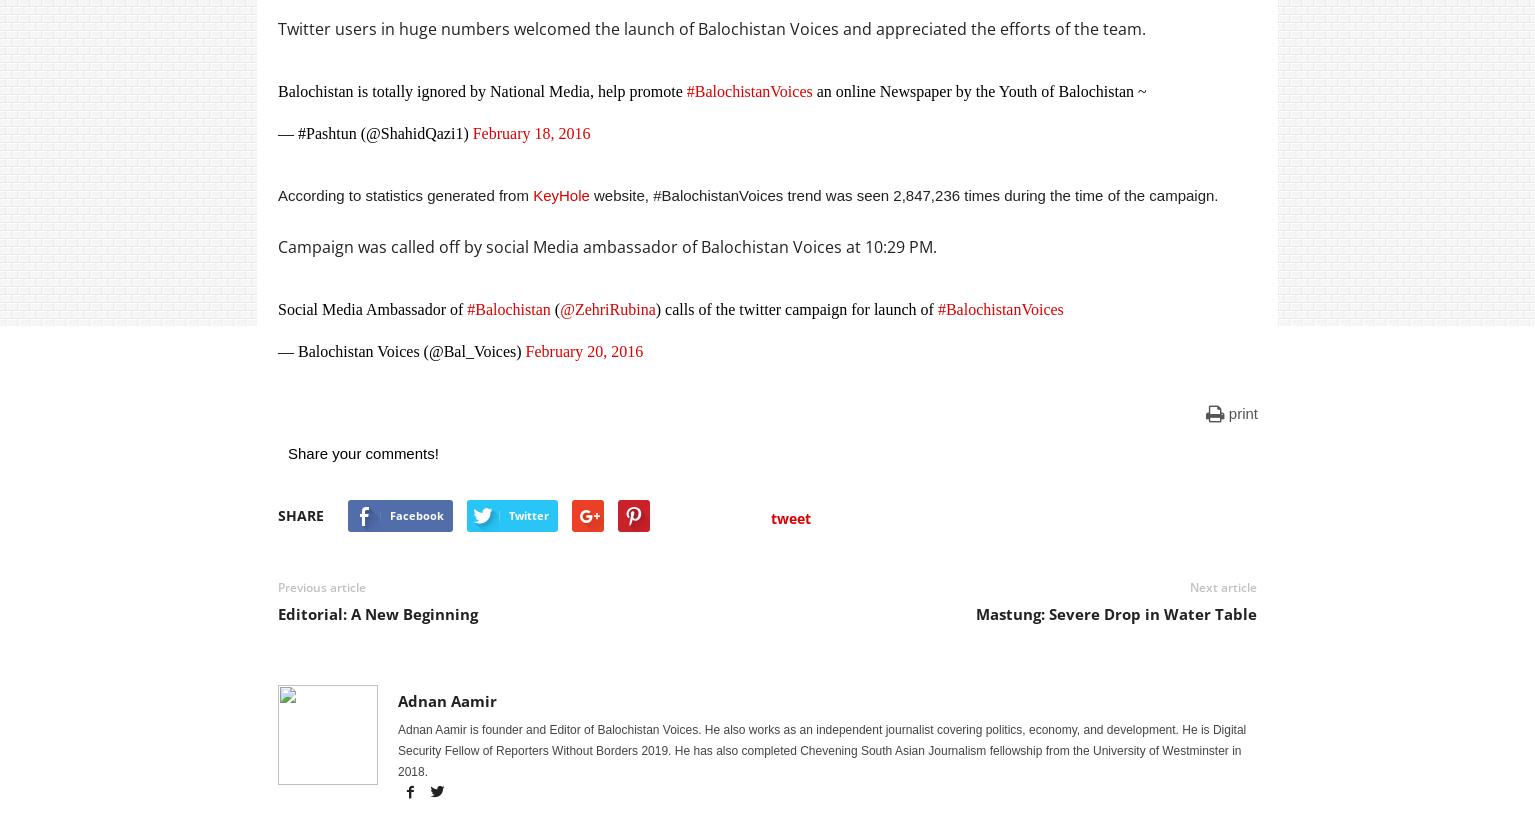 The height and width of the screenshot is (837, 1535). I want to click on '#Balochistan', so click(465, 309).